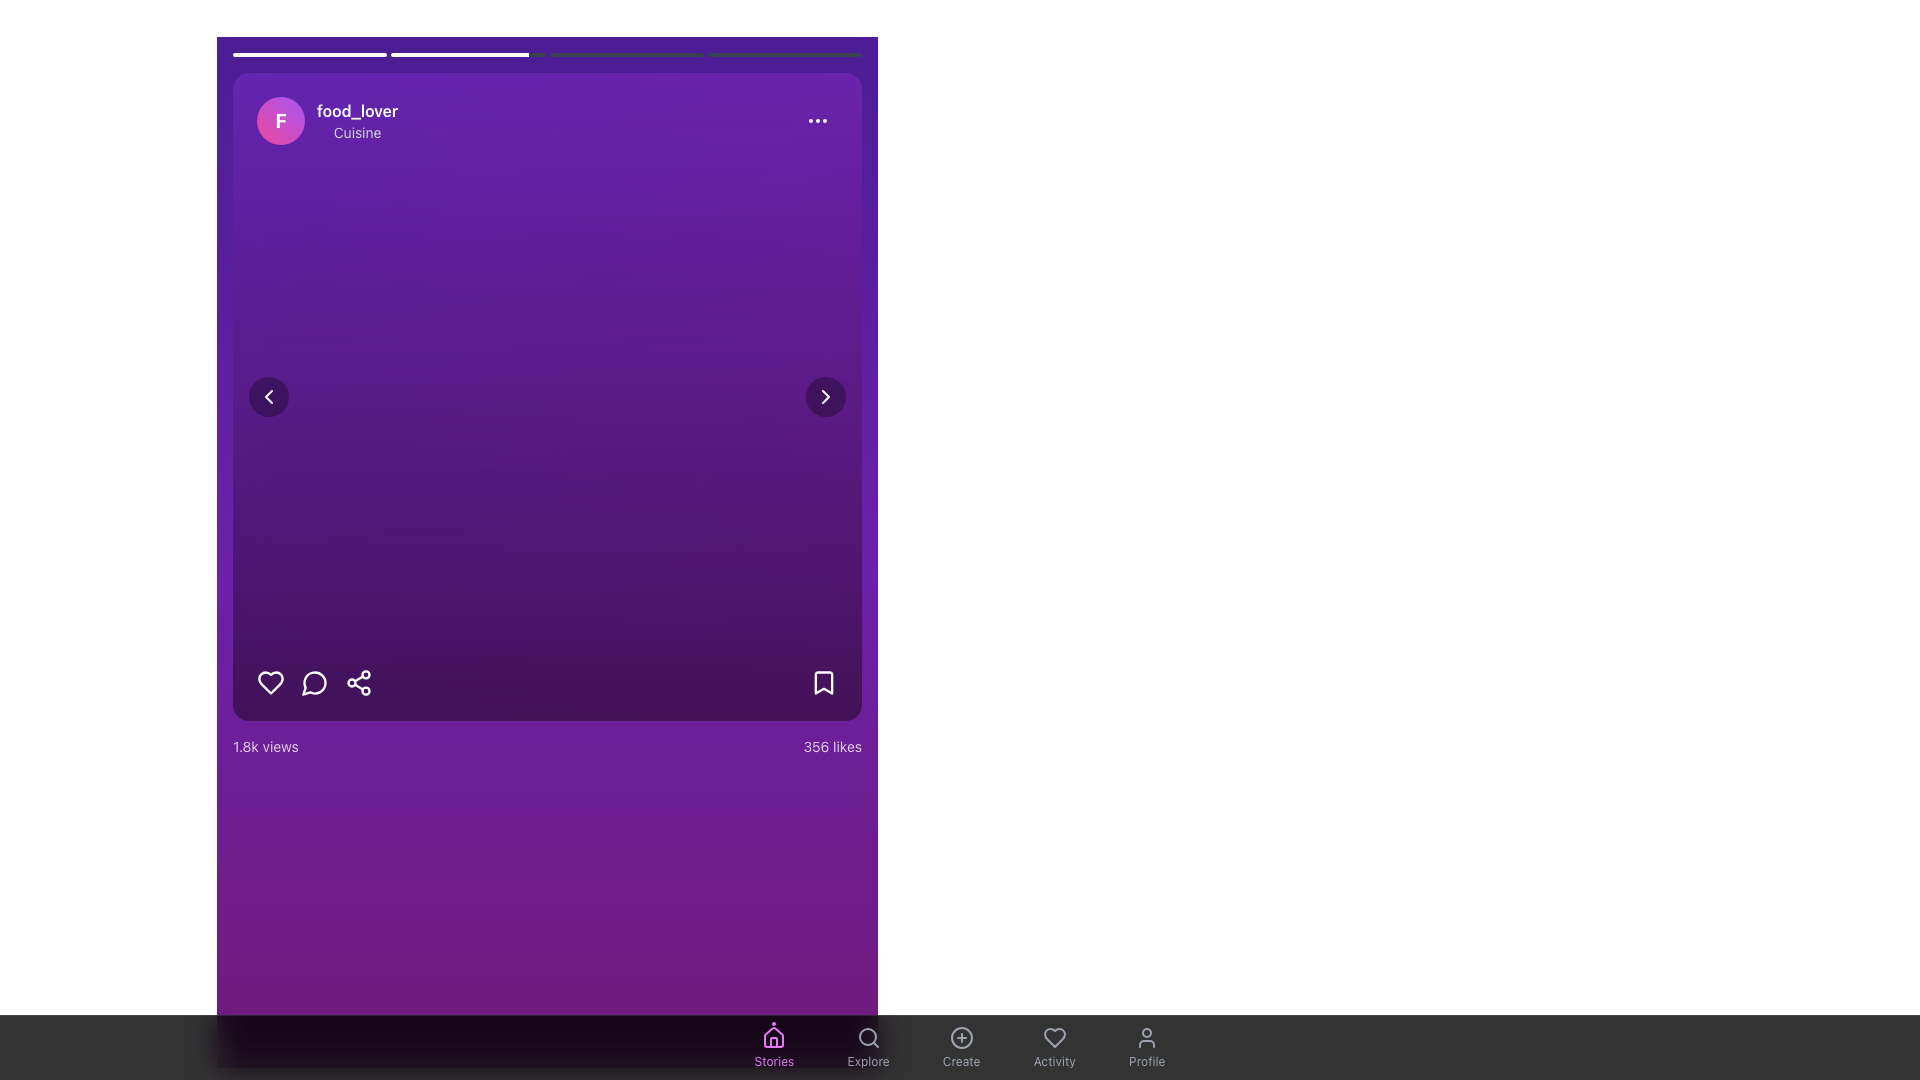 The width and height of the screenshot is (1920, 1080). What do you see at coordinates (961, 1047) in the screenshot?
I see `the 'Create' button located in the bottom navigation bar, which is the third button from the left, to initiate content creation` at bounding box center [961, 1047].